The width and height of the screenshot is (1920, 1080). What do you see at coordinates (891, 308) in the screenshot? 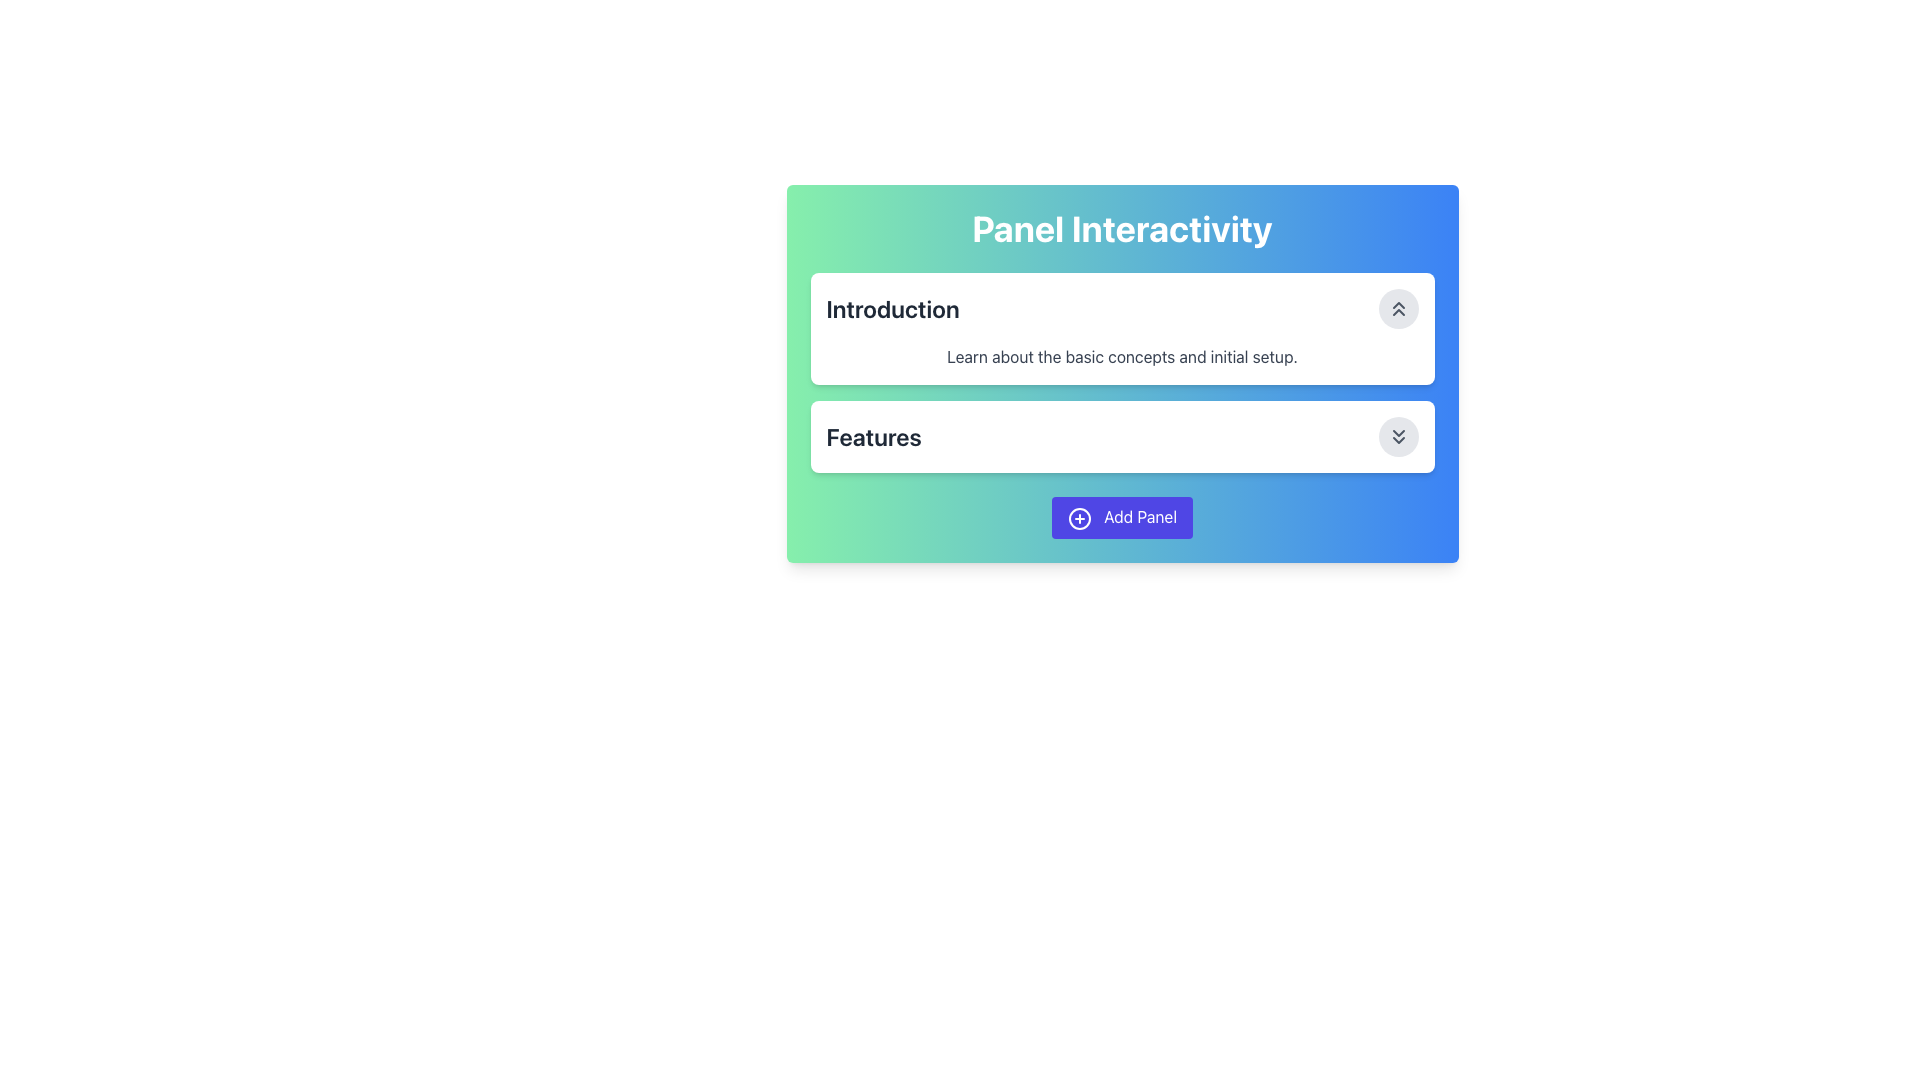
I see `the 'Introduction' header text block, which is styled with larger, bold black text and positioned at the top-left corner of the main content card` at bounding box center [891, 308].